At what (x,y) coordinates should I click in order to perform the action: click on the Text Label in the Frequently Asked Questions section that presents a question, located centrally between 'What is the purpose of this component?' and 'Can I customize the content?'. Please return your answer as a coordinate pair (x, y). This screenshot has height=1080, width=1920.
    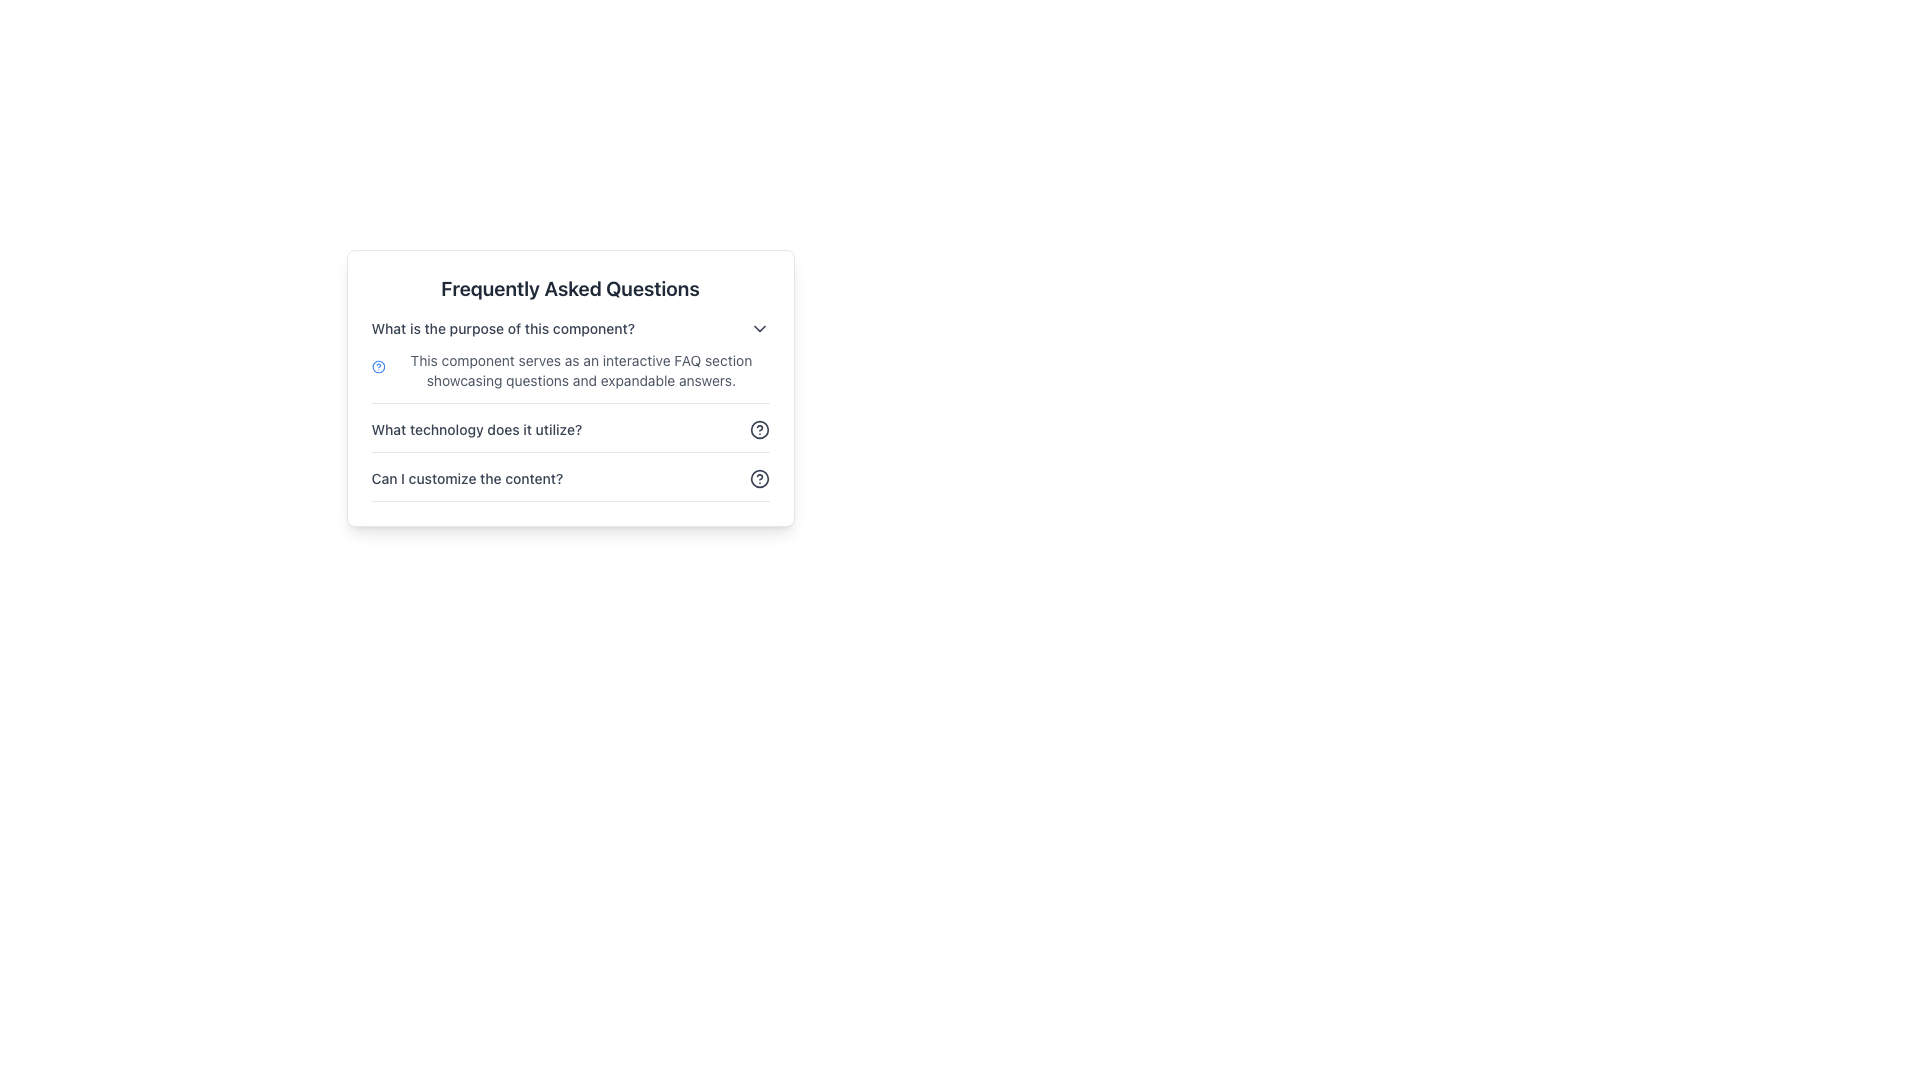
    Looking at the image, I should click on (475, 428).